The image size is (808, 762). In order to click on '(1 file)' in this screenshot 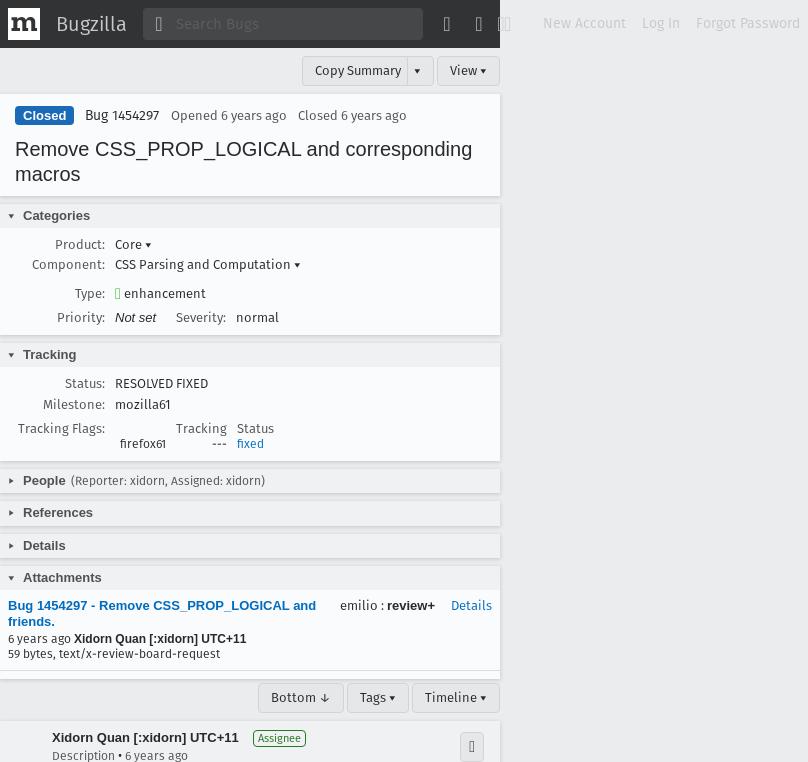, I will do `click(105, 576)`.